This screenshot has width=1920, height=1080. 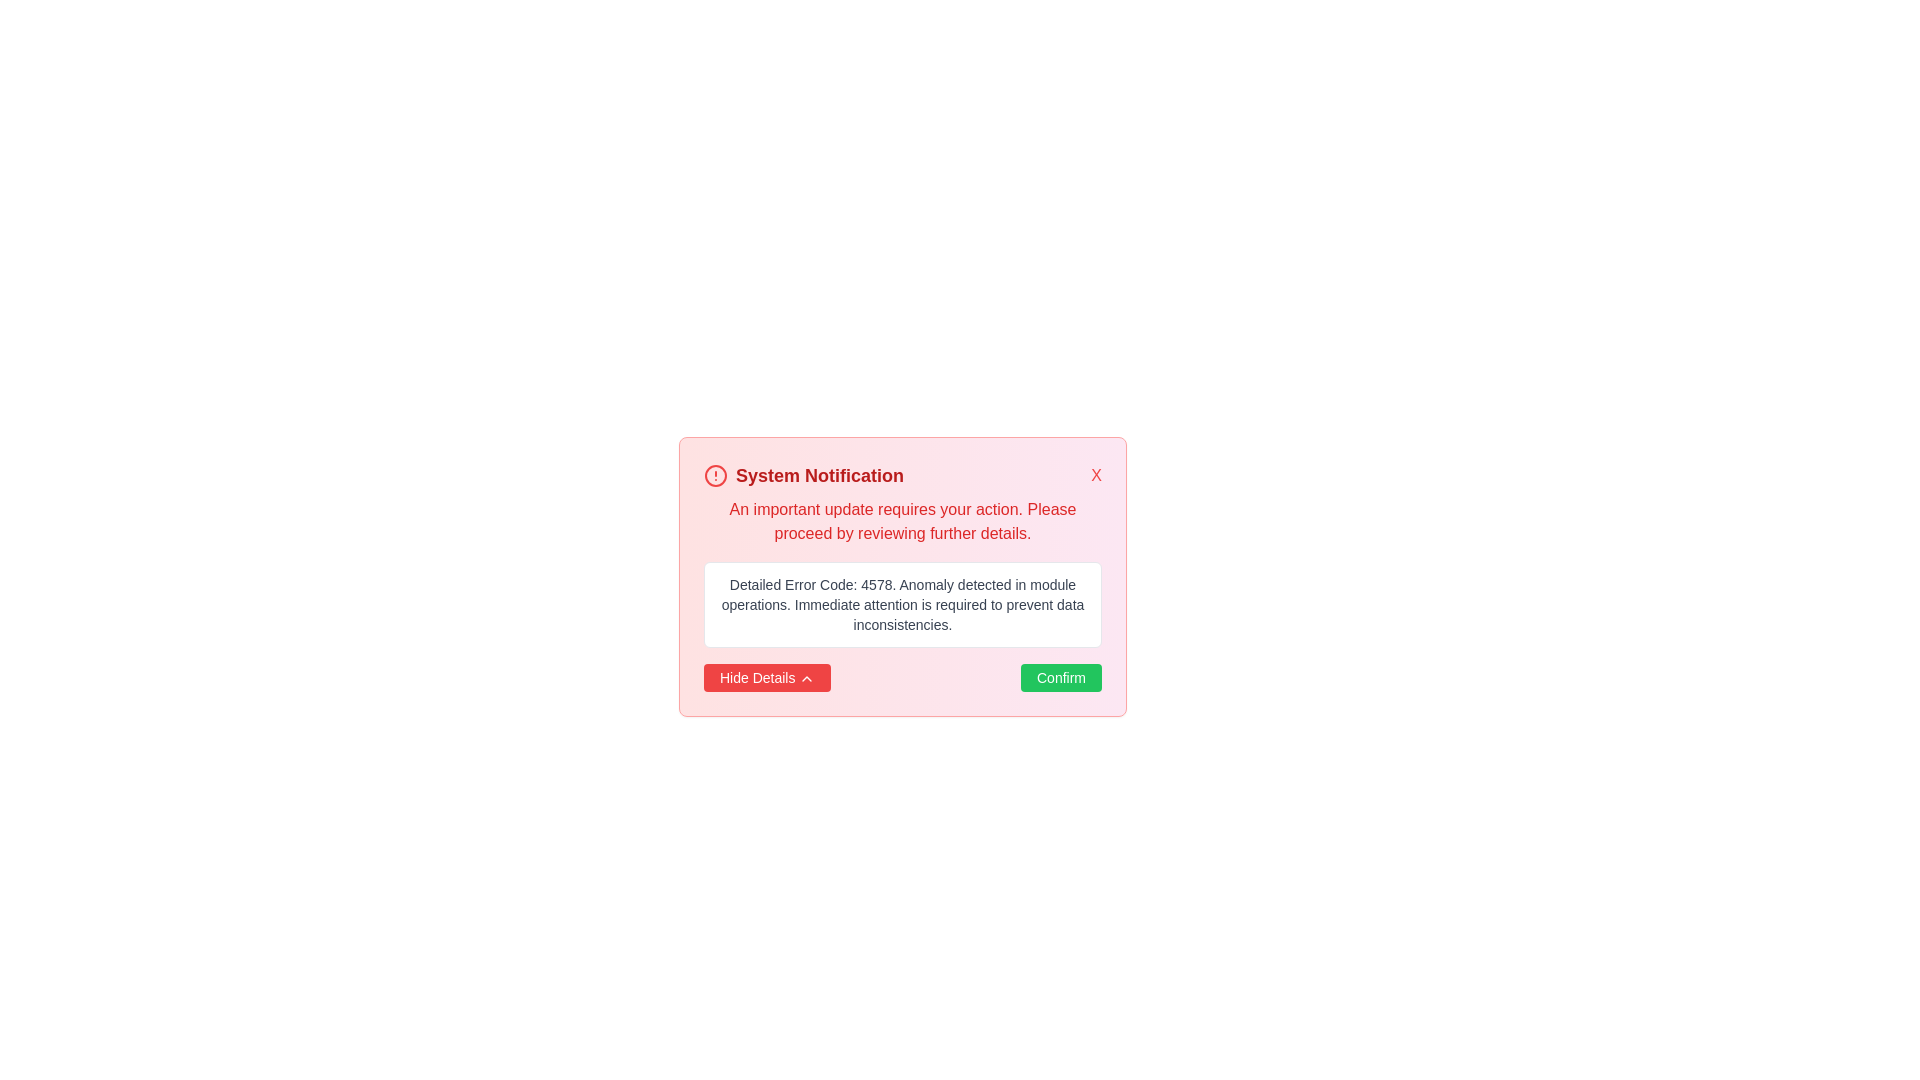 What do you see at coordinates (1060, 677) in the screenshot?
I see `the Confirm button` at bounding box center [1060, 677].